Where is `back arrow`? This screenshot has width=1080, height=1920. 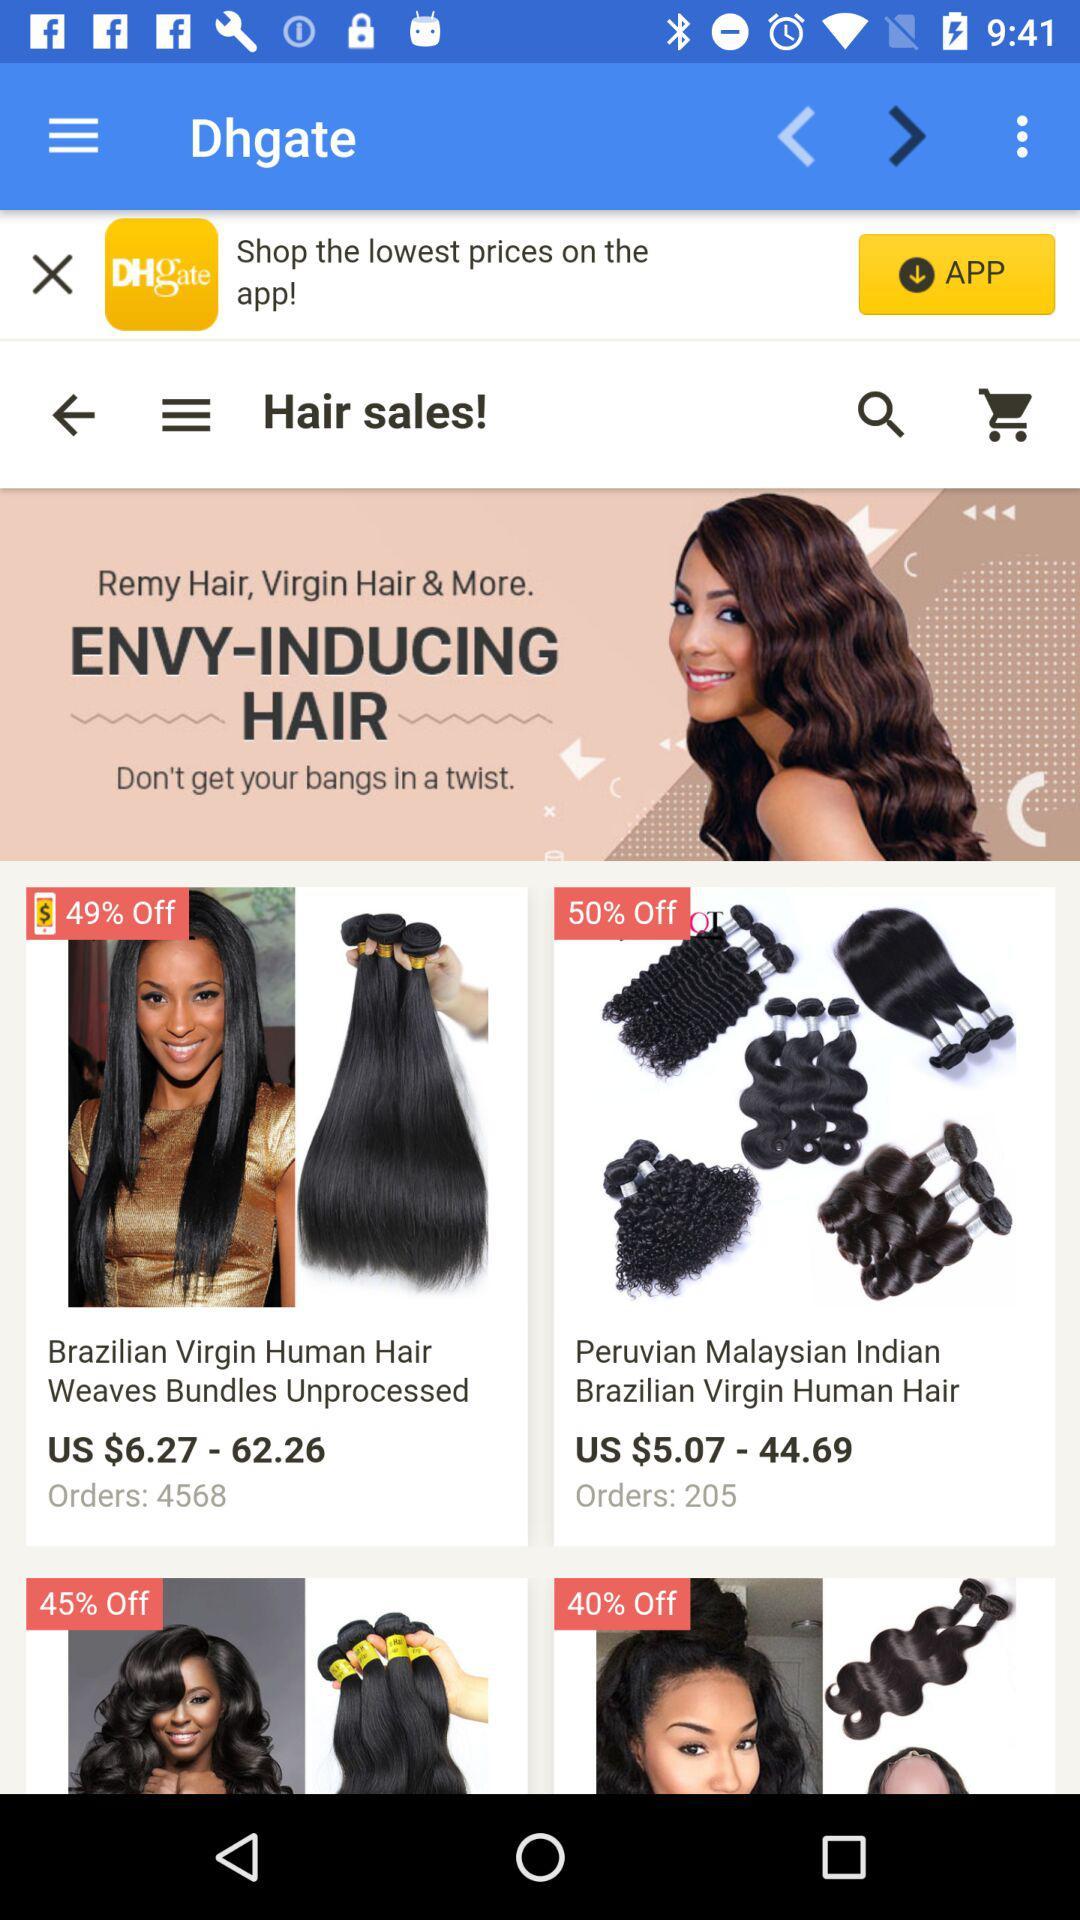
back arrow is located at coordinates (808, 135).